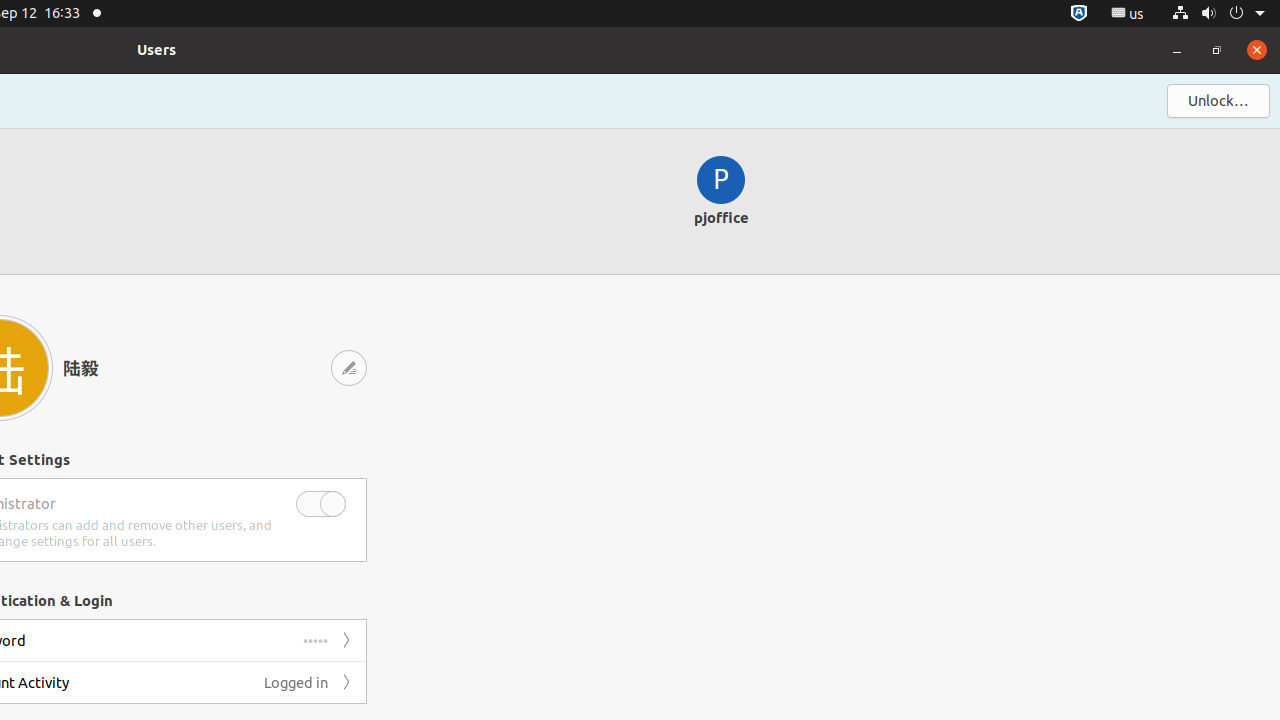  Describe the element at coordinates (156, 48) in the screenshot. I see `'Users'` at that location.